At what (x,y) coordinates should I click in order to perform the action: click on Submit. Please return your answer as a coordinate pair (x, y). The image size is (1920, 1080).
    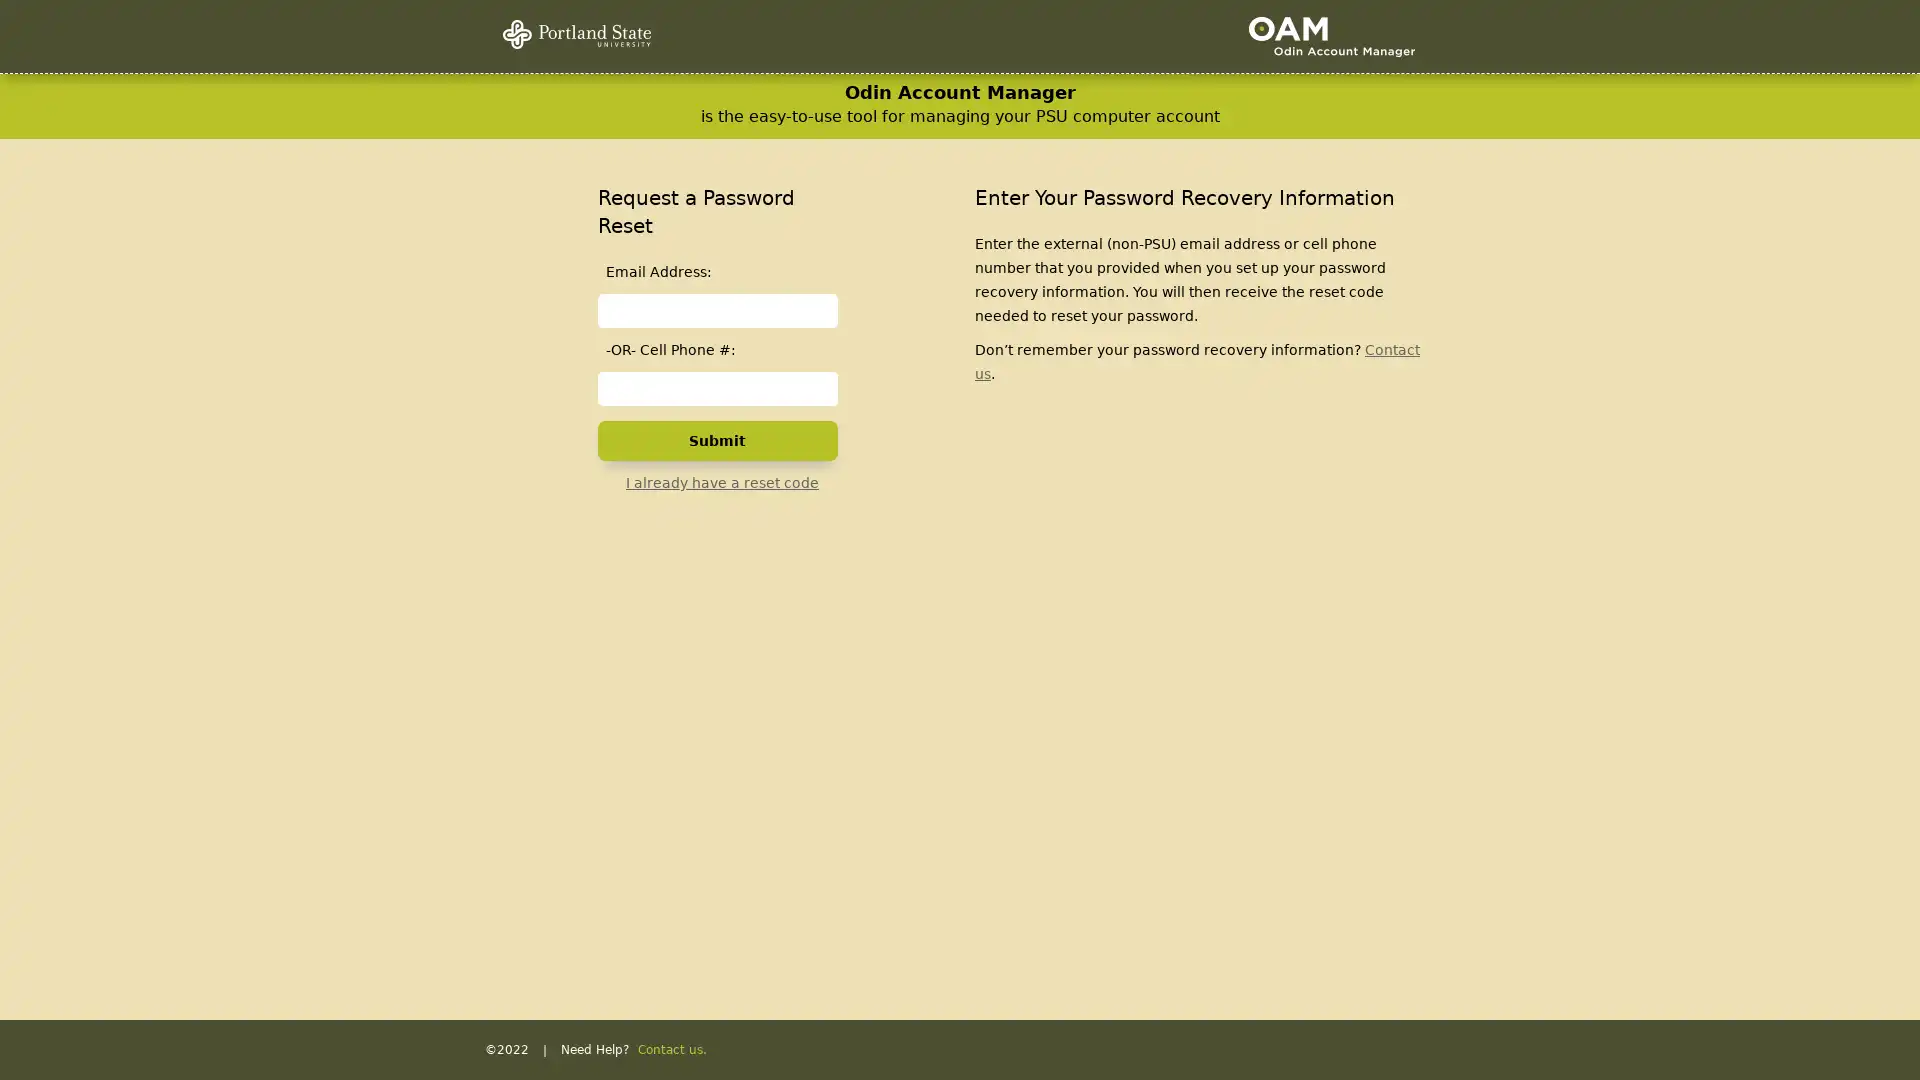
    Looking at the image, I should click on (716, 439).